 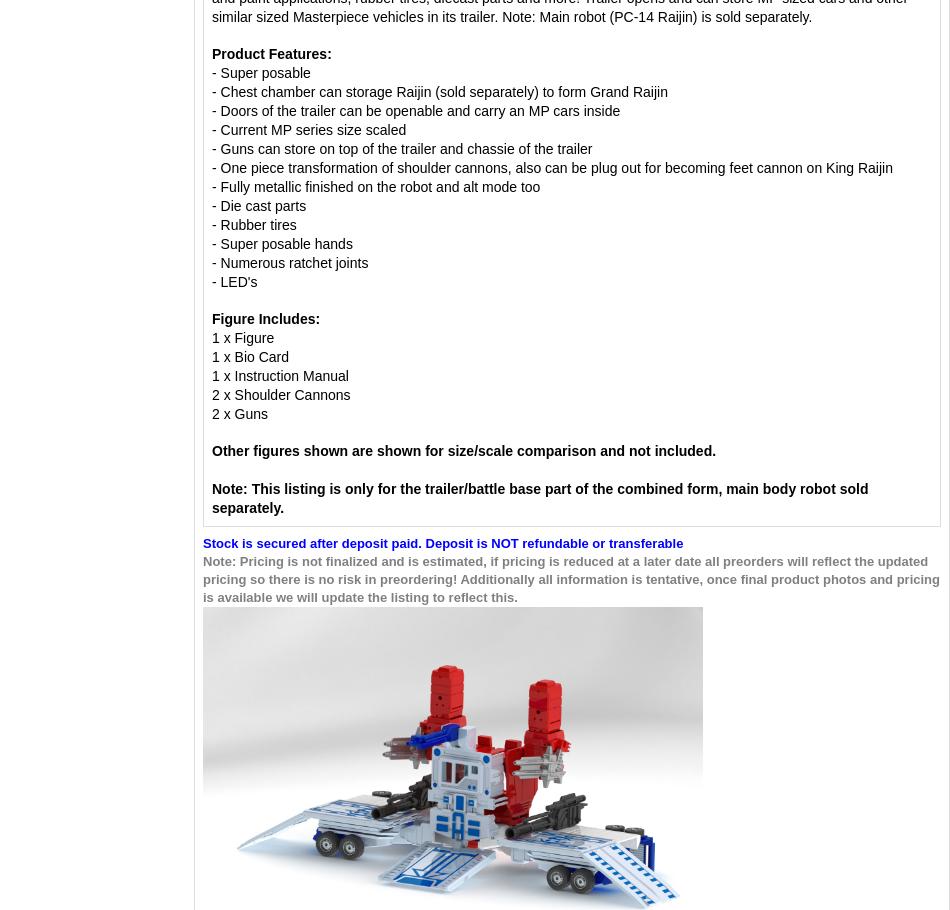 What do you see at coordinates (554, 167) in the screenshot?
I see `'- One piece transformation of shoulder cannons, also can be plug out for becoming feet cannon on King Raijin'` at bounding box center [554, 167].